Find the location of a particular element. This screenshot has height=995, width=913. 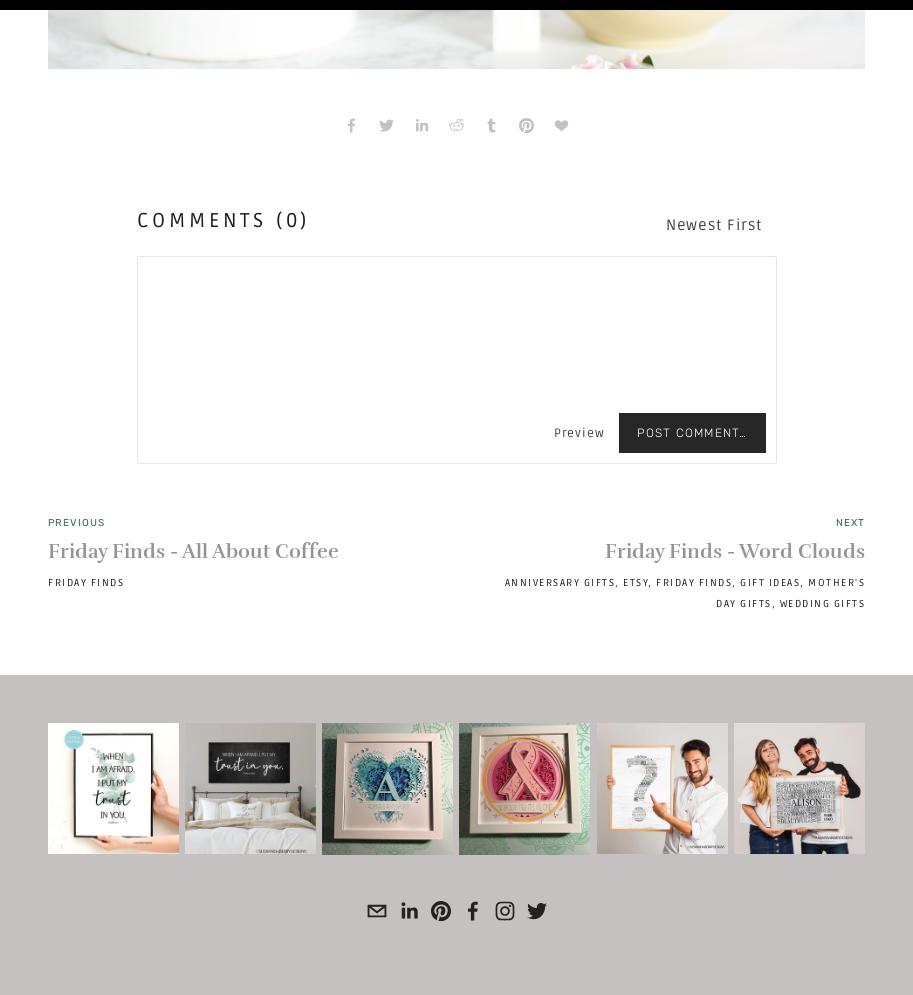

'Preview' is located at coordinates (577, 432).